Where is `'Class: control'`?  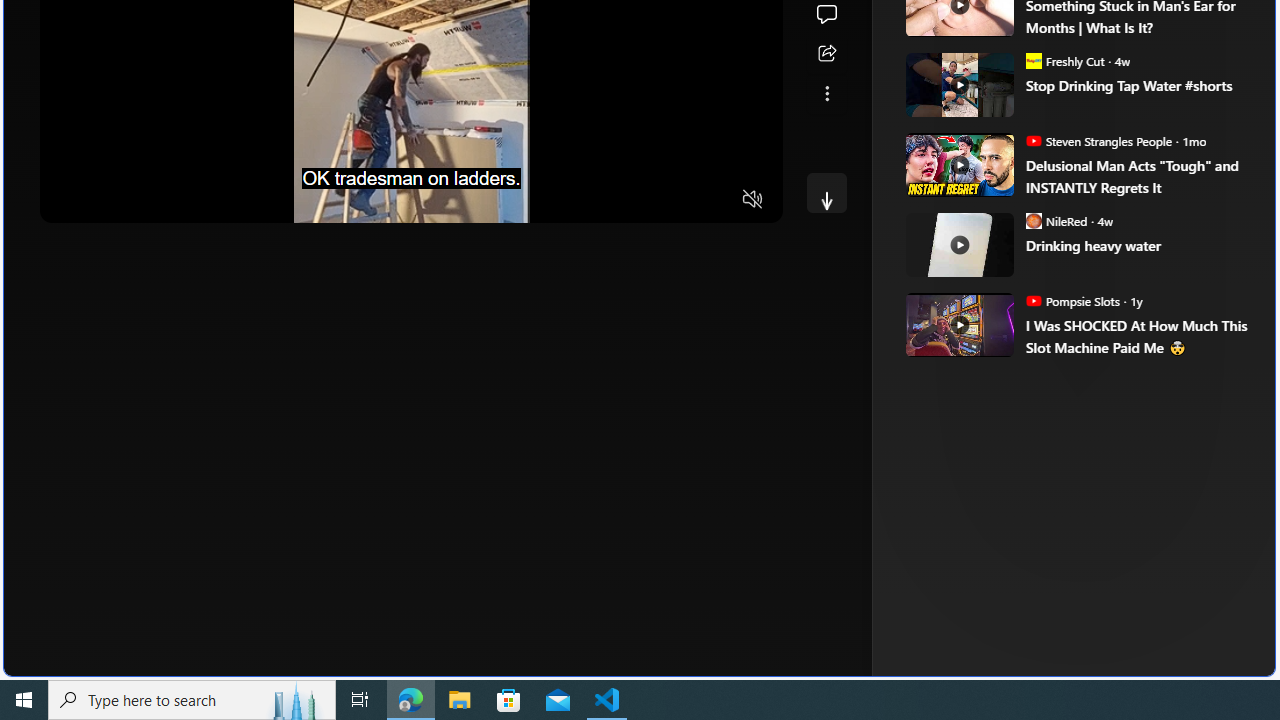 'Class: control' is located at coordinates (826, 192).